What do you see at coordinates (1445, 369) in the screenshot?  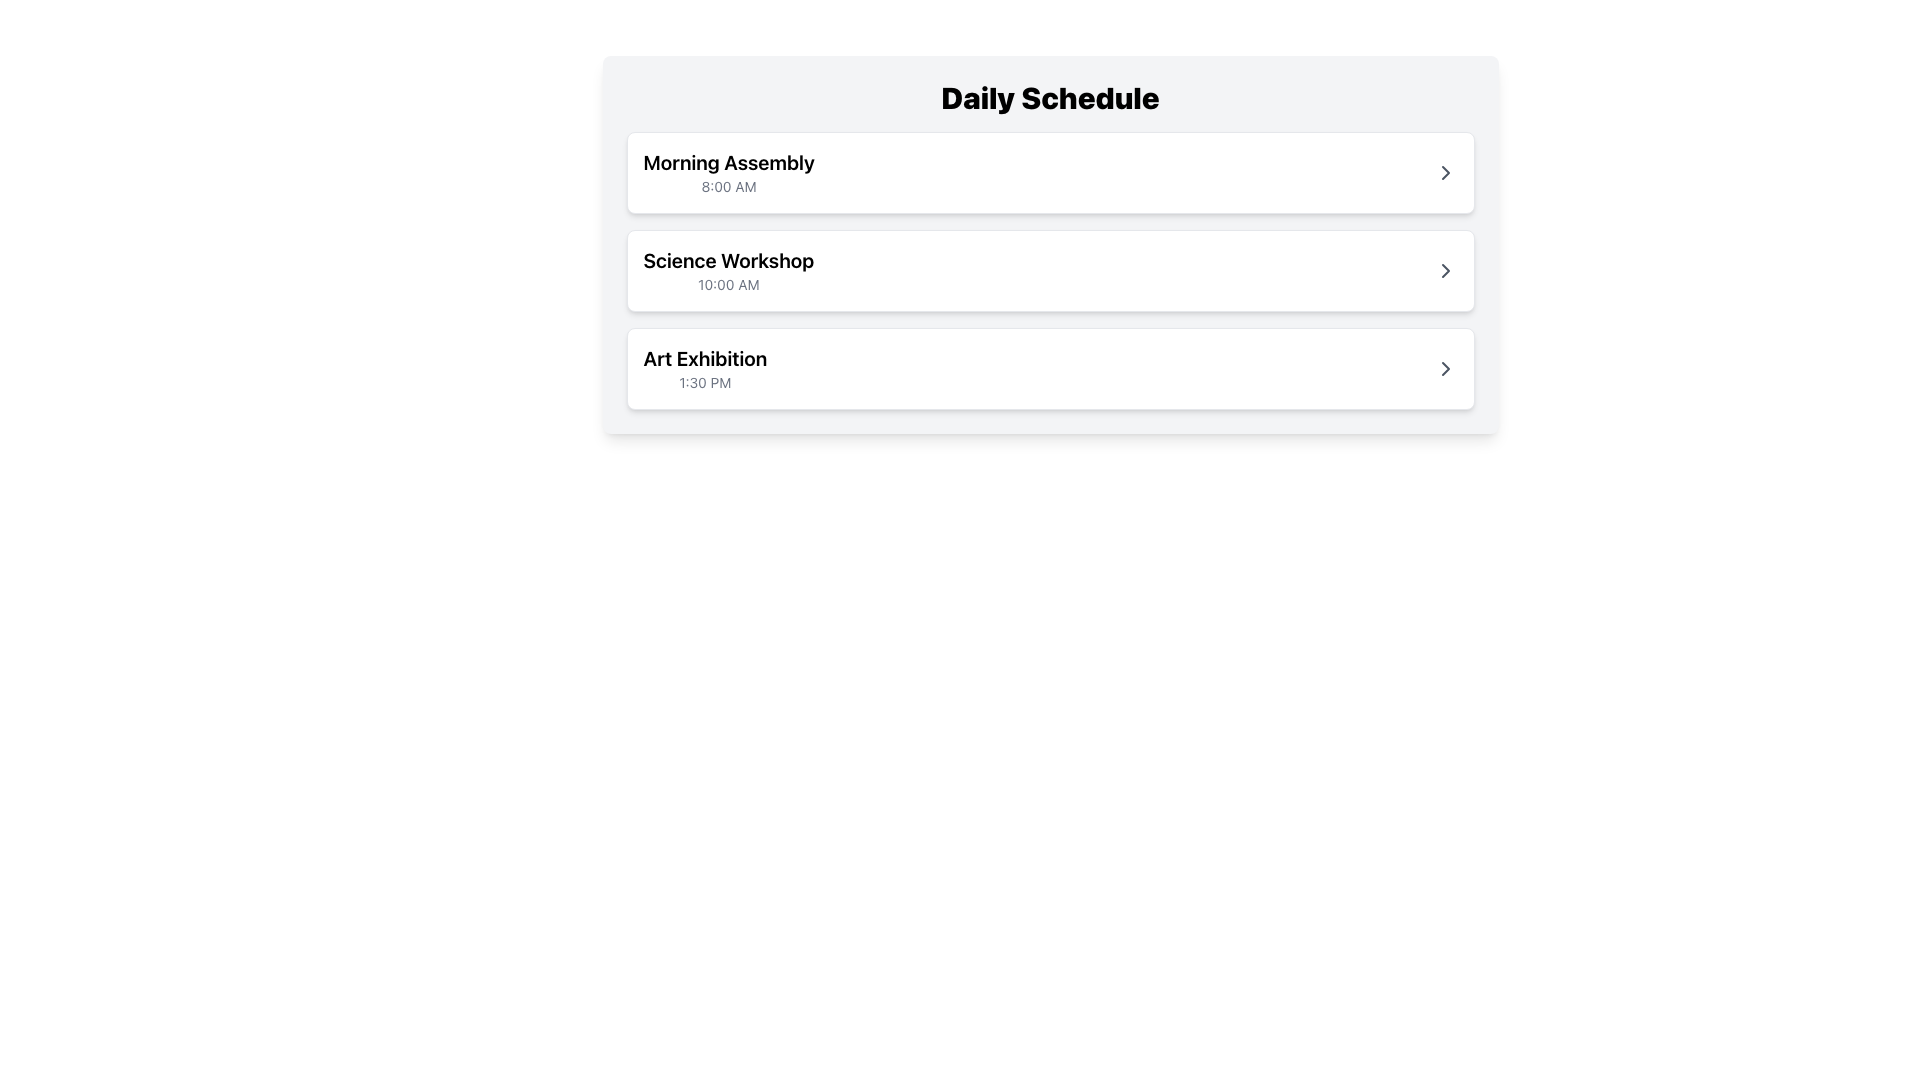 I see `the rightward arrow icon located inside the third list item labeled 'Art Exhibition 1:30 PM' in the daily schedule interface` at bounding box center [1445, 369].